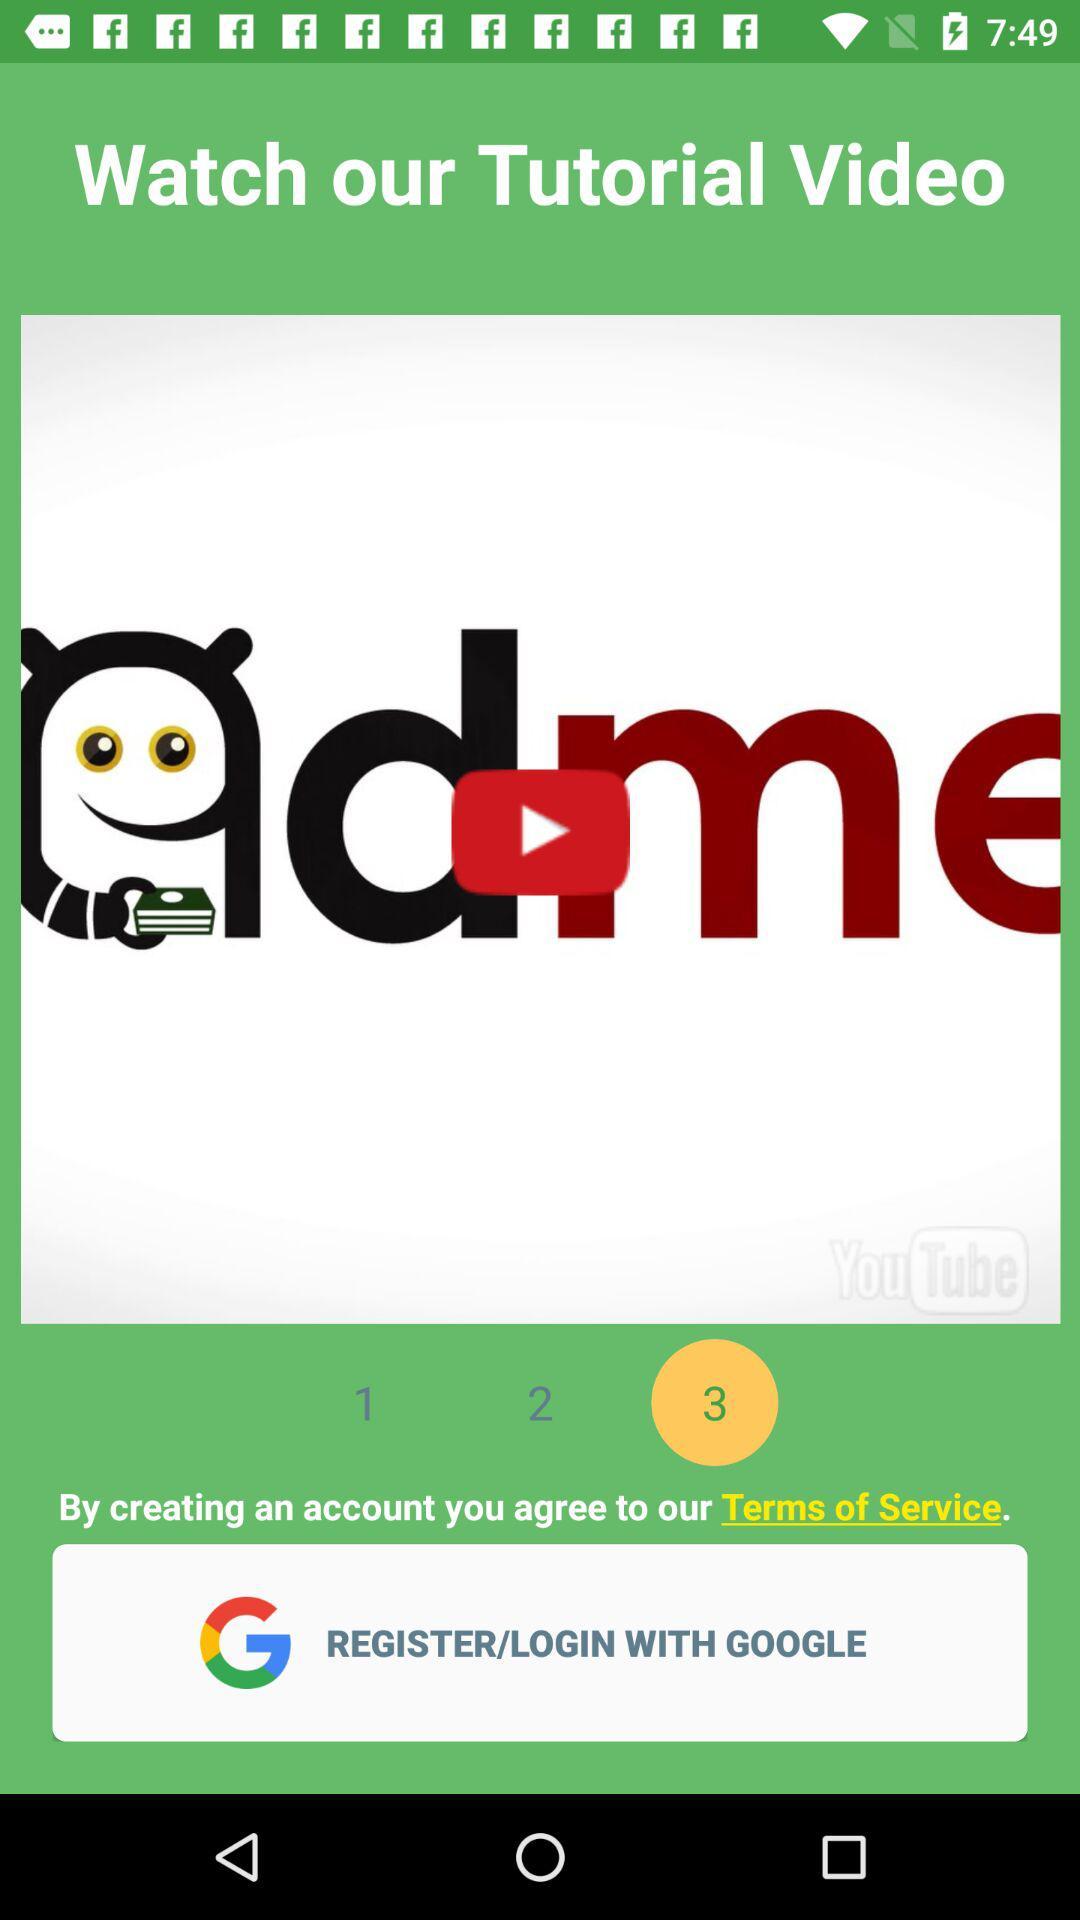 Image resolution: width=1080 pixels, height=1920 pixels. What do you see at coordinates (540, 808) in the screenshot?
I see `video` at bounding box center [540, 808].